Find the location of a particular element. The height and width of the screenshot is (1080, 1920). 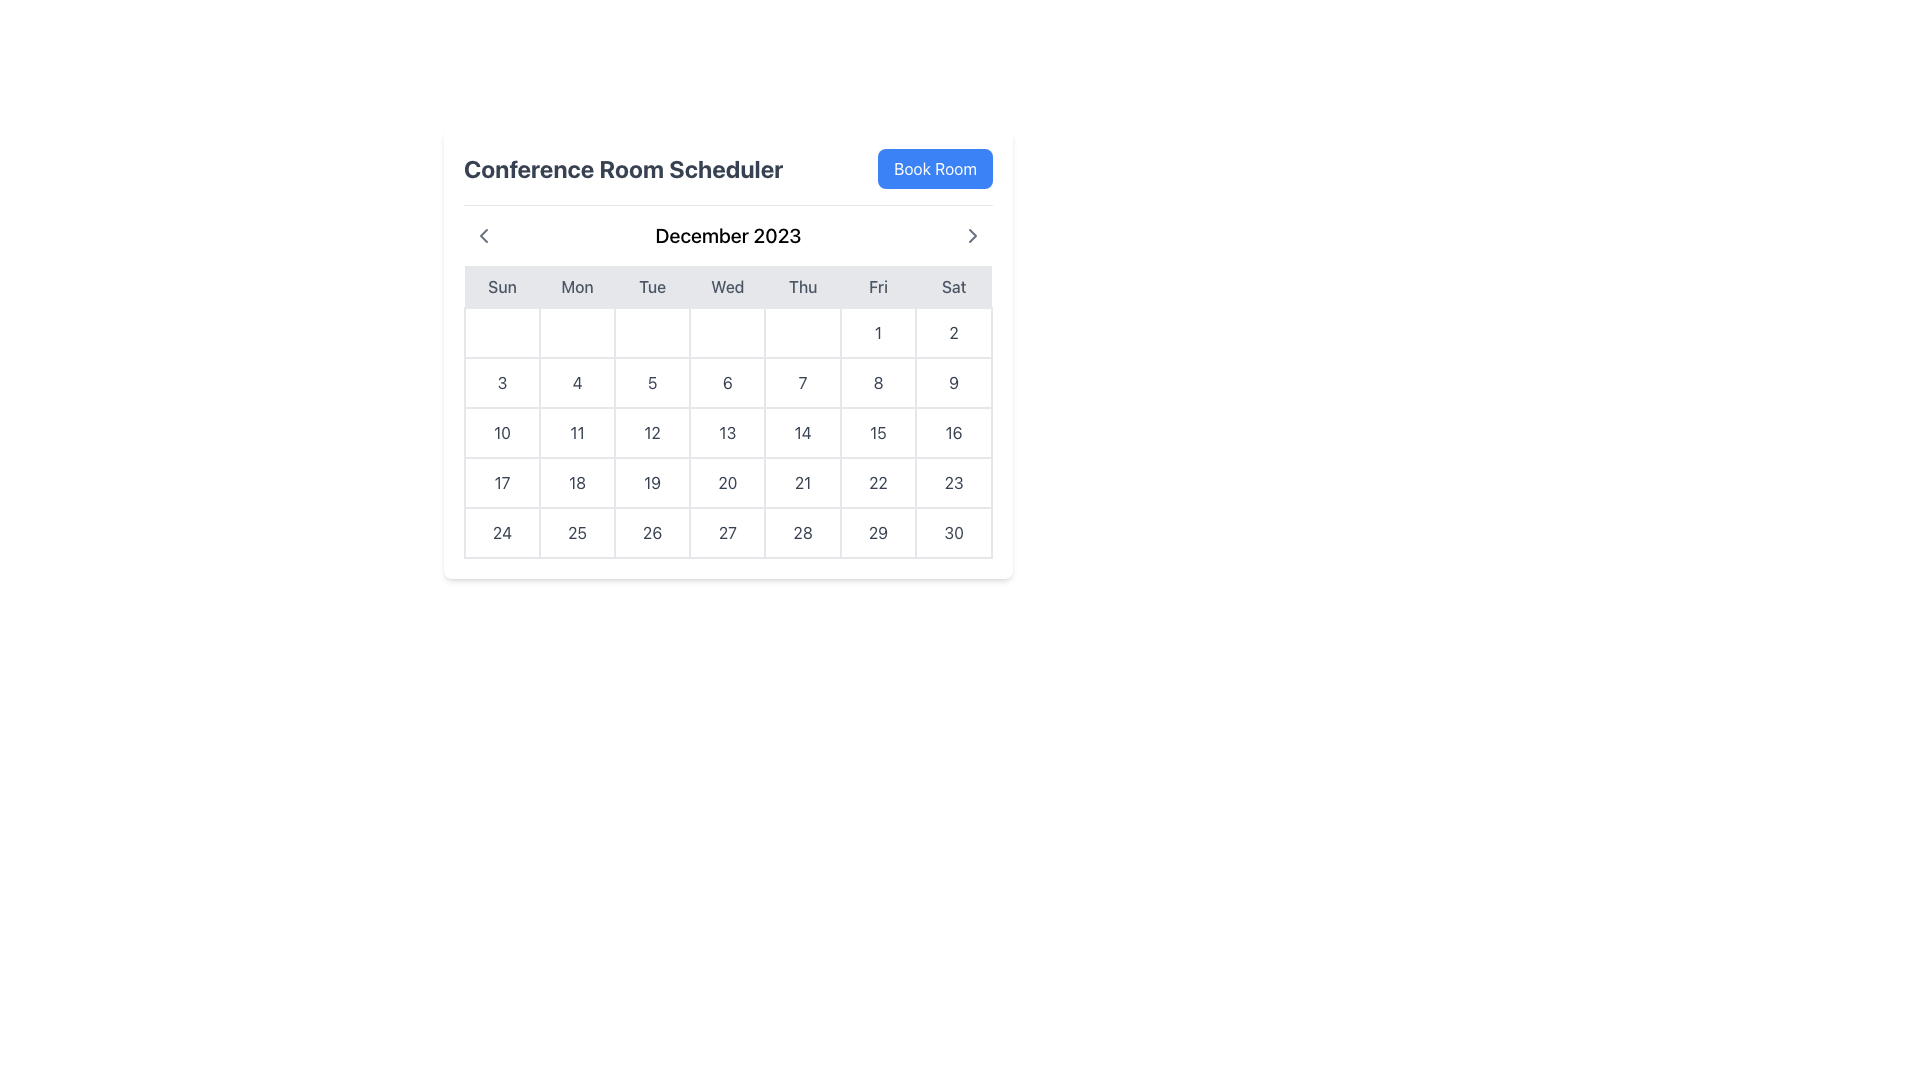

the Static Text Label that displays the currently selected month and year in the calendar interface, located at the center of the top section of the calendar is located at coordinates (727, 234).